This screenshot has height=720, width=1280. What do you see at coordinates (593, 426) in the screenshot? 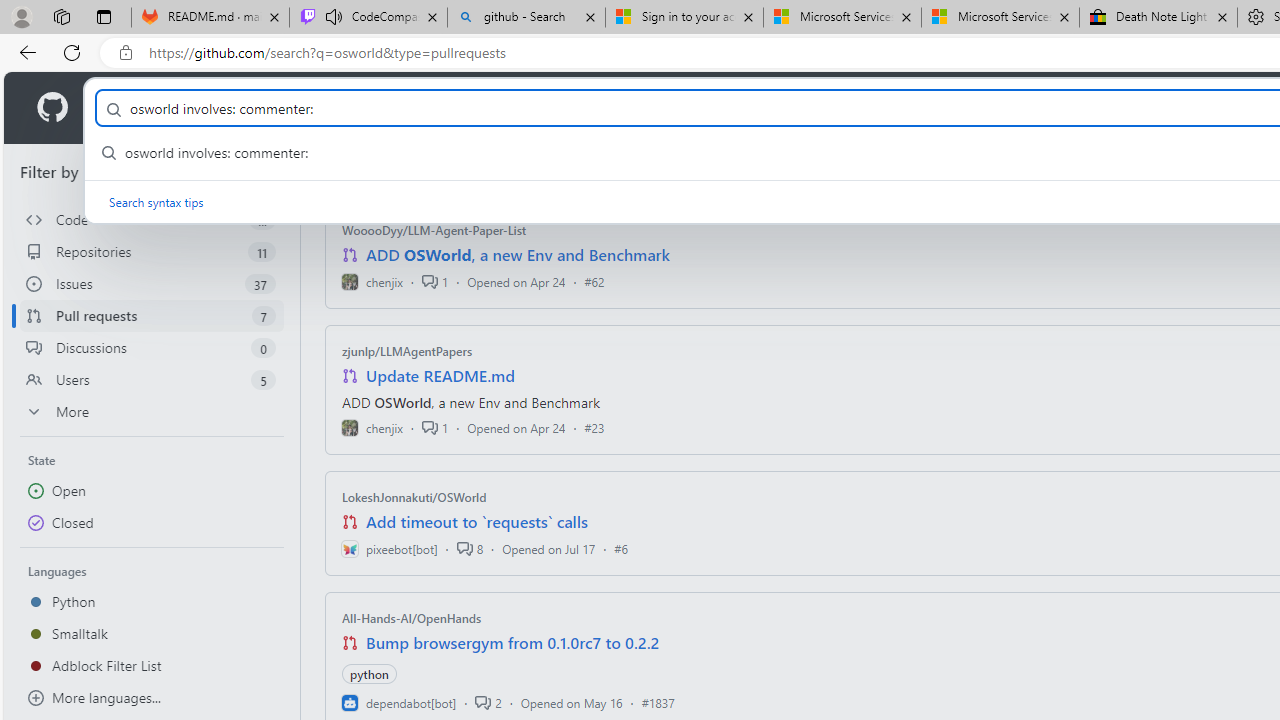
I see `'#23'` at bounding box center [593, 426].